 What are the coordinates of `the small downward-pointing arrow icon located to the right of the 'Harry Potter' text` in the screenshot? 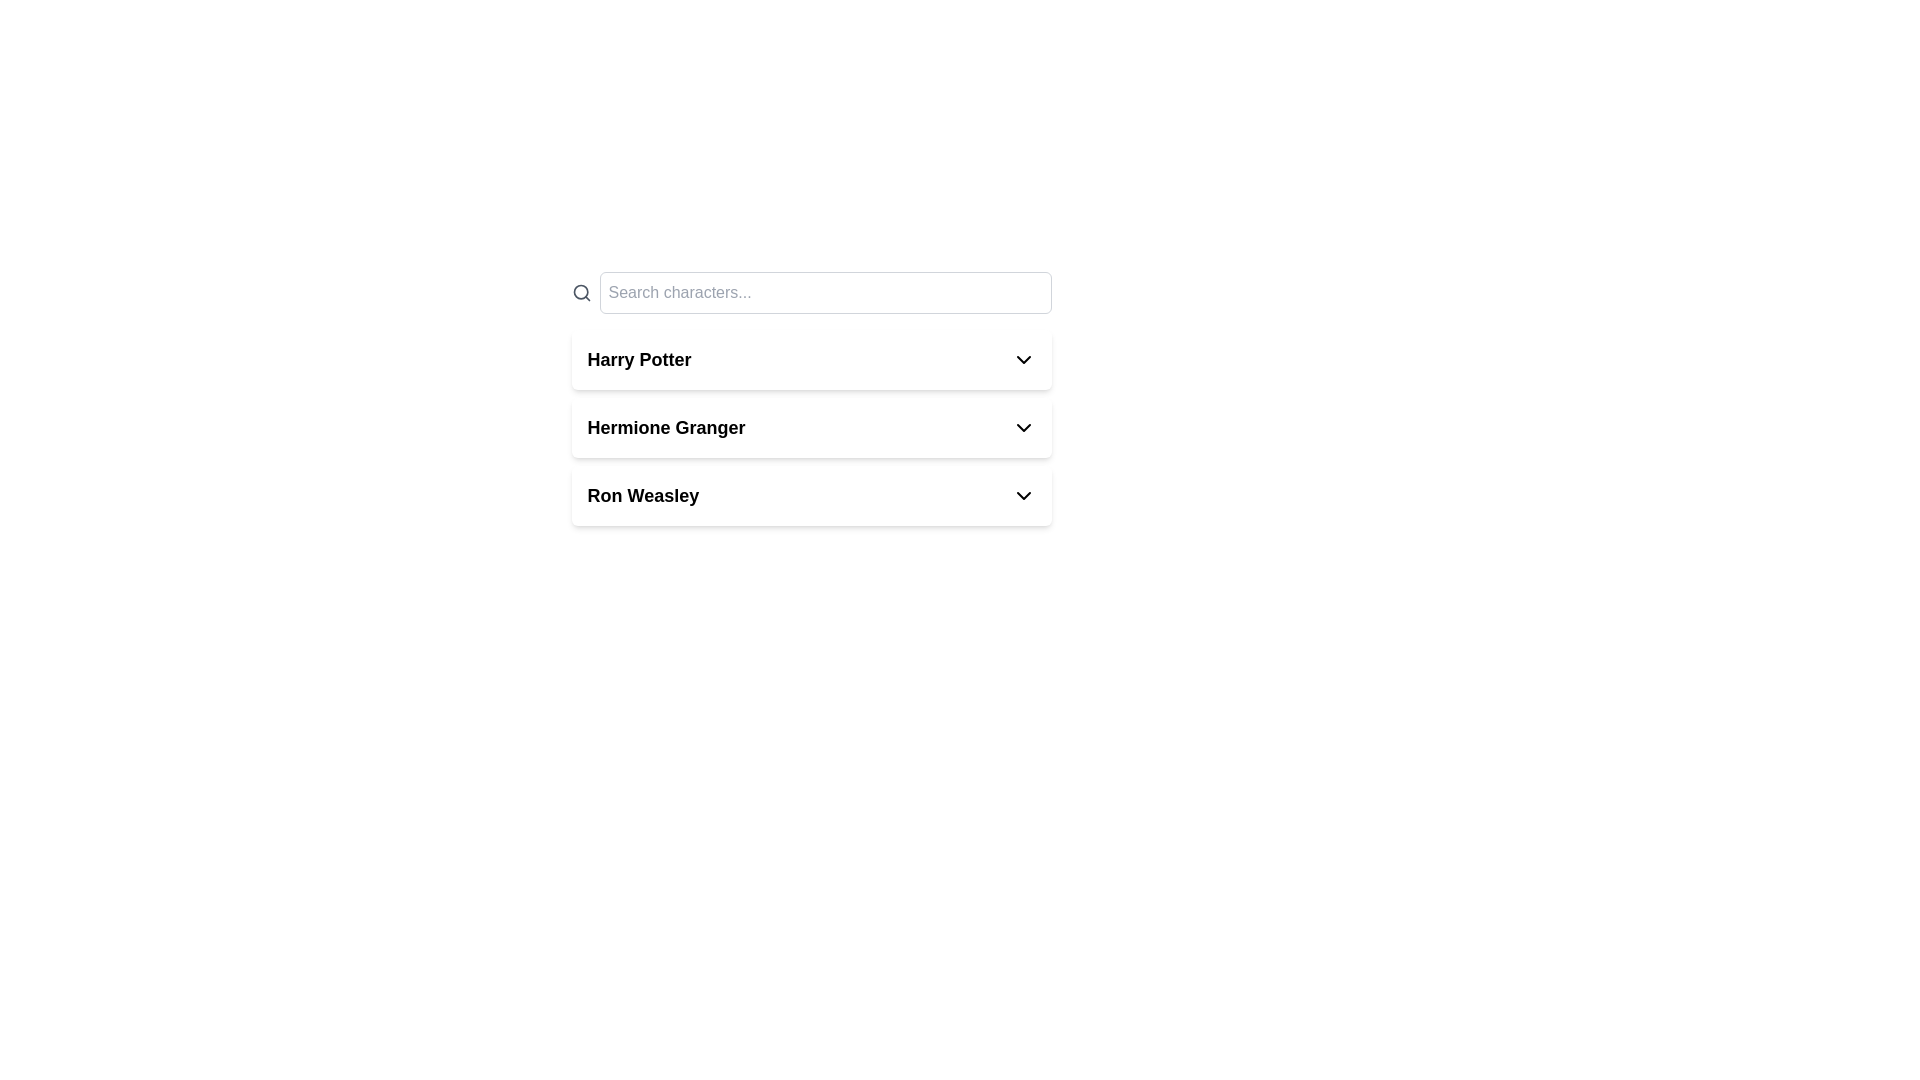 It's located at (1023, 358).